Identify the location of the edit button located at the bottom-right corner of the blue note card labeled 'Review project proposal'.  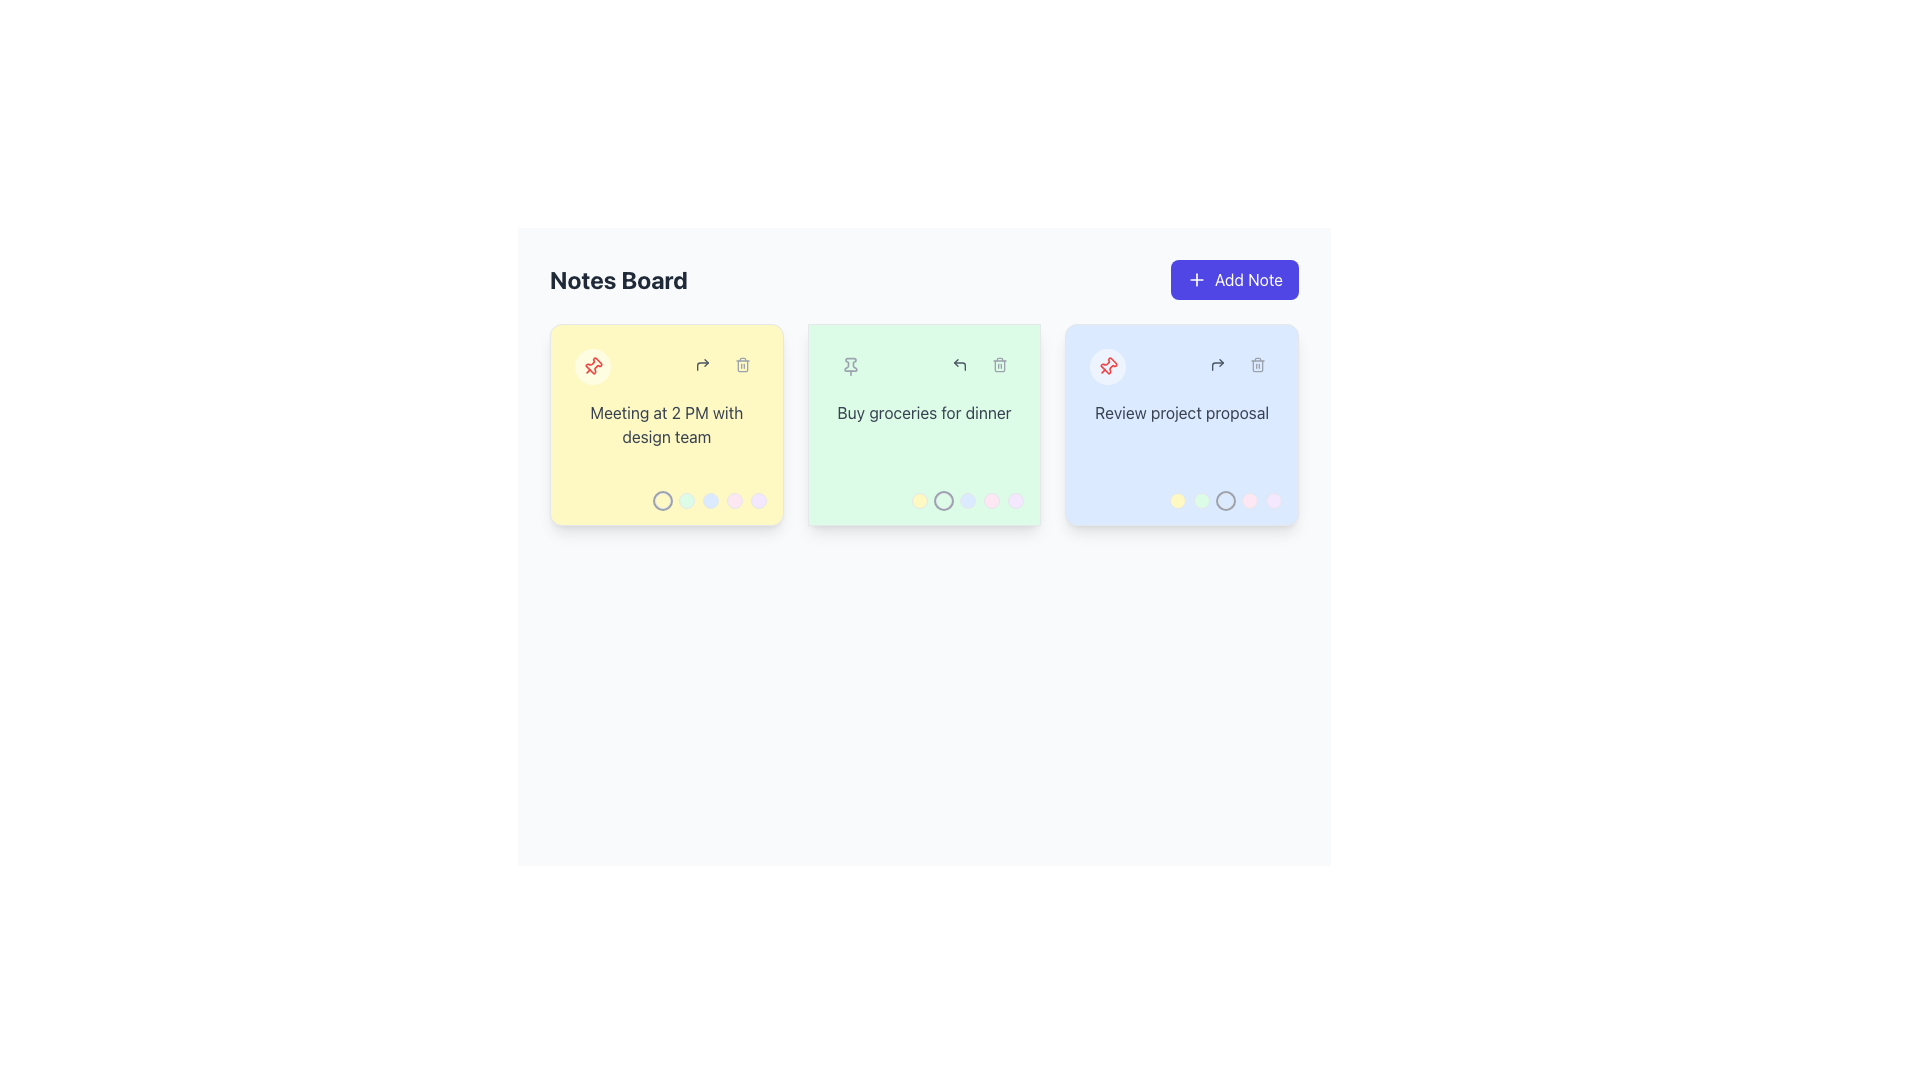
(1265, 415).